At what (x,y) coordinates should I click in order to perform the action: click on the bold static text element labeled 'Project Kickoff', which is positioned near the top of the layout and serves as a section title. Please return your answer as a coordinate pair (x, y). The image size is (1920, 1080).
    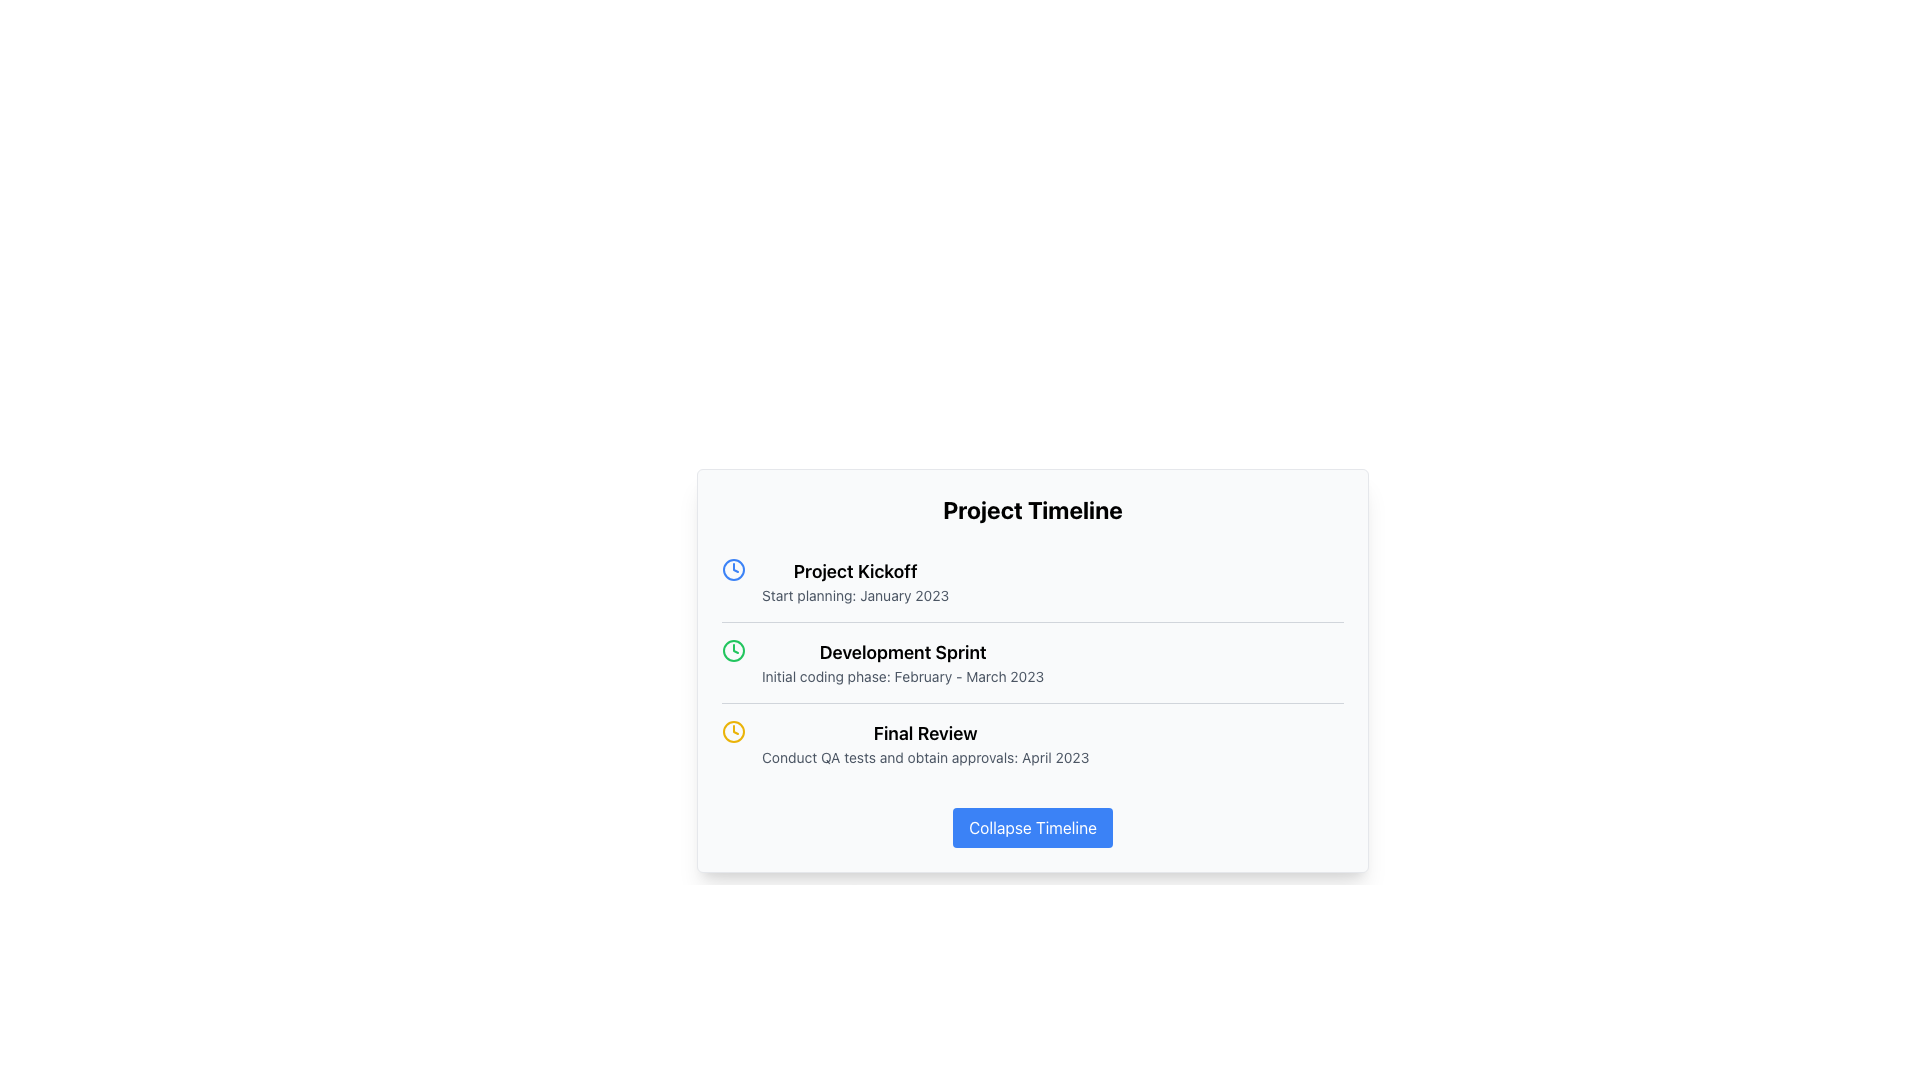
    Looking at the image, I should click on (855, 571).